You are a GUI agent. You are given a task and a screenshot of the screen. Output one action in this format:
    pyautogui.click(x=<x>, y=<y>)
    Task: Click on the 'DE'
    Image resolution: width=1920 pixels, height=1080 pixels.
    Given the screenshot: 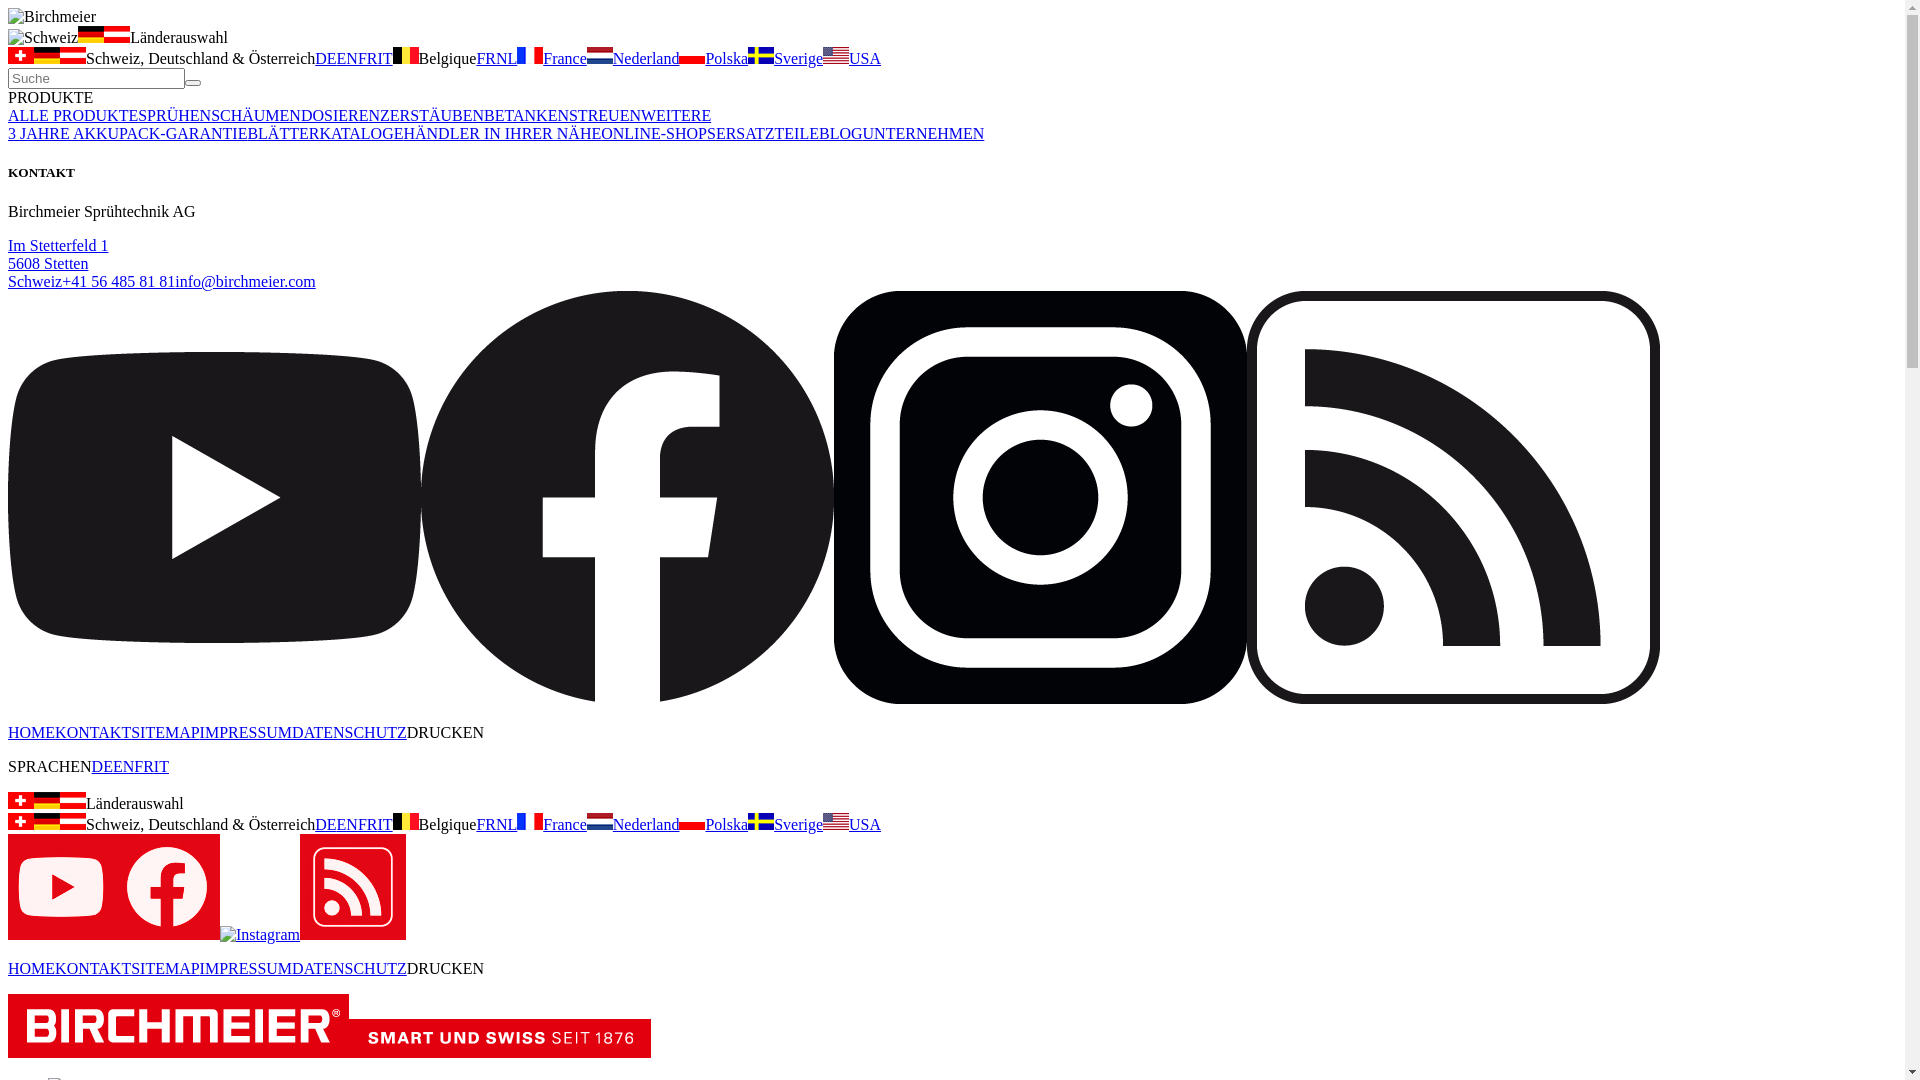 What is the action you would take?
    pyautogui.click(x=325, y=824)
    